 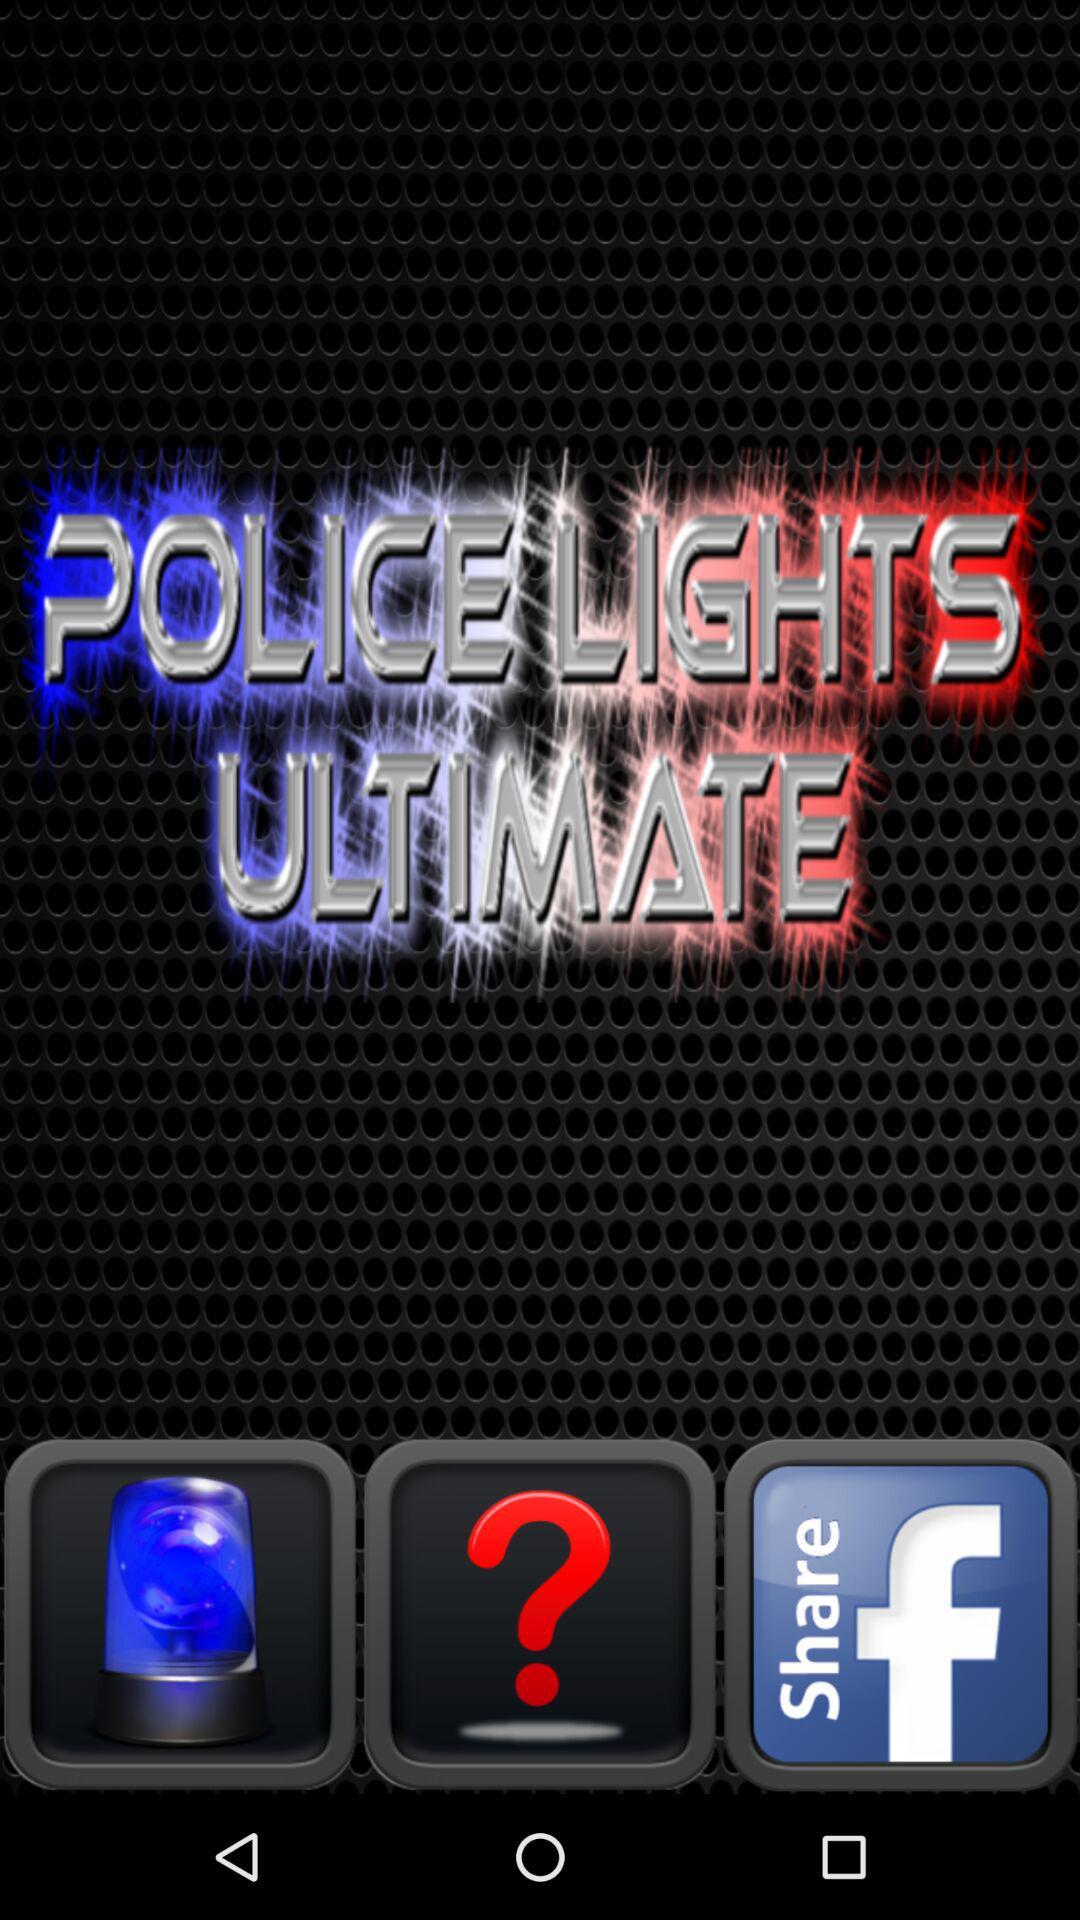 What do you see at coordinates (898, 1613) in the screenshot?
I see `share on facebook` at bounding box center [898, 1613].